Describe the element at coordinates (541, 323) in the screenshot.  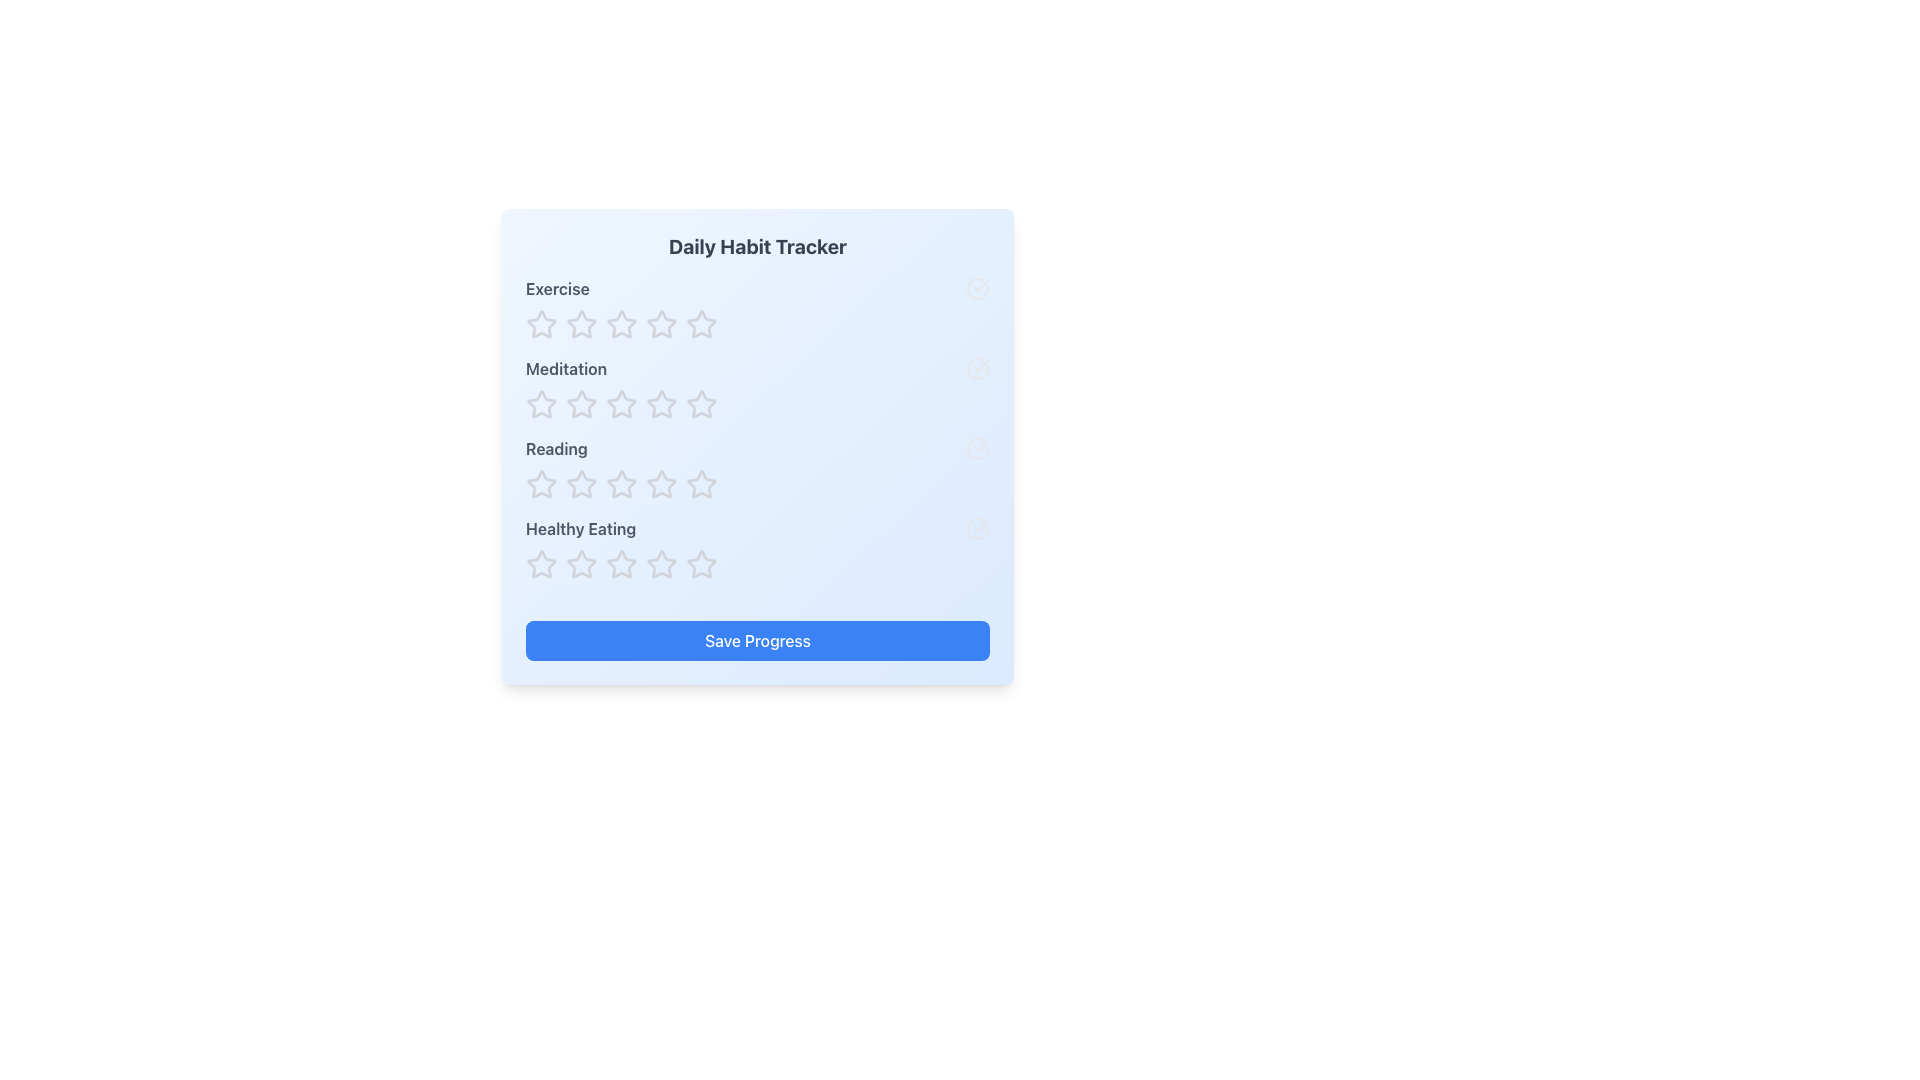
I see `the first star-shaped icon` at that location.